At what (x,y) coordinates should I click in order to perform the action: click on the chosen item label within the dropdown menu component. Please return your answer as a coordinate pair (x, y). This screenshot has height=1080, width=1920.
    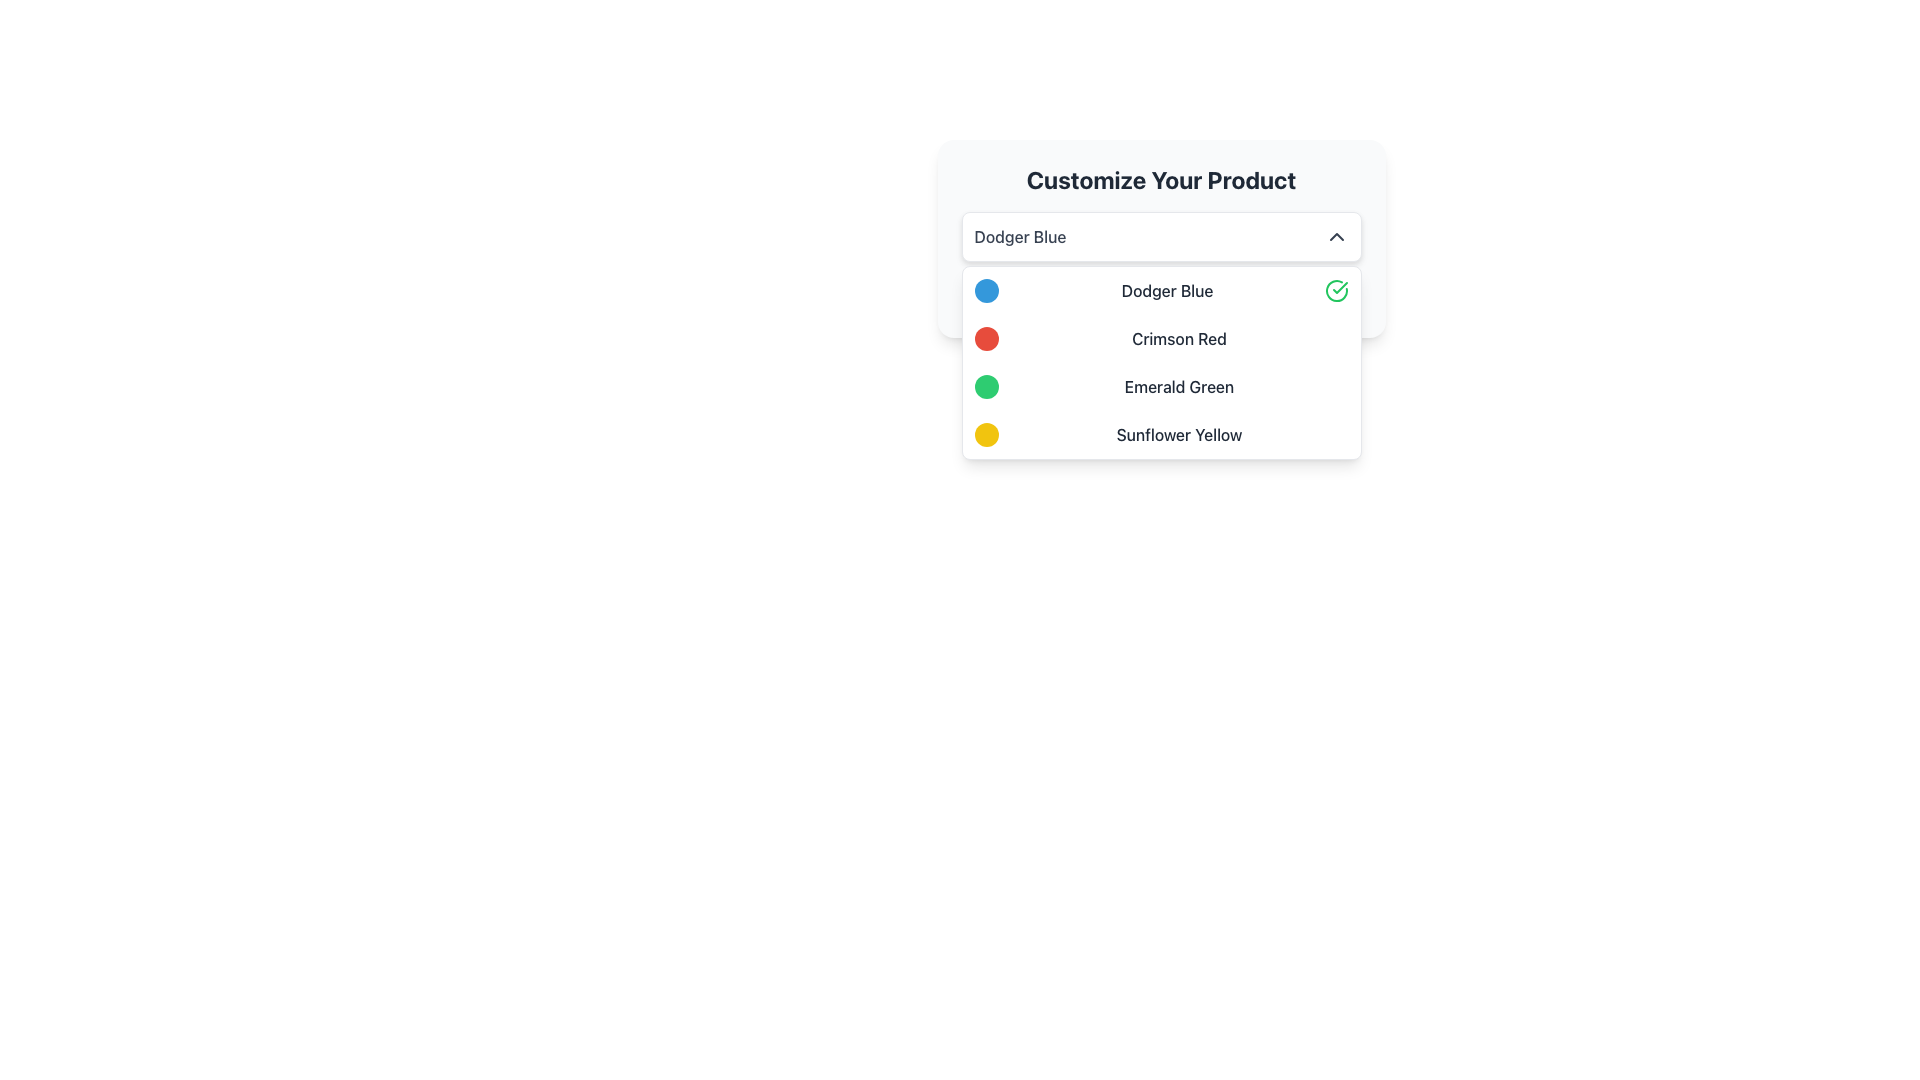
    Looking at the image, I should click on (1020, 235).